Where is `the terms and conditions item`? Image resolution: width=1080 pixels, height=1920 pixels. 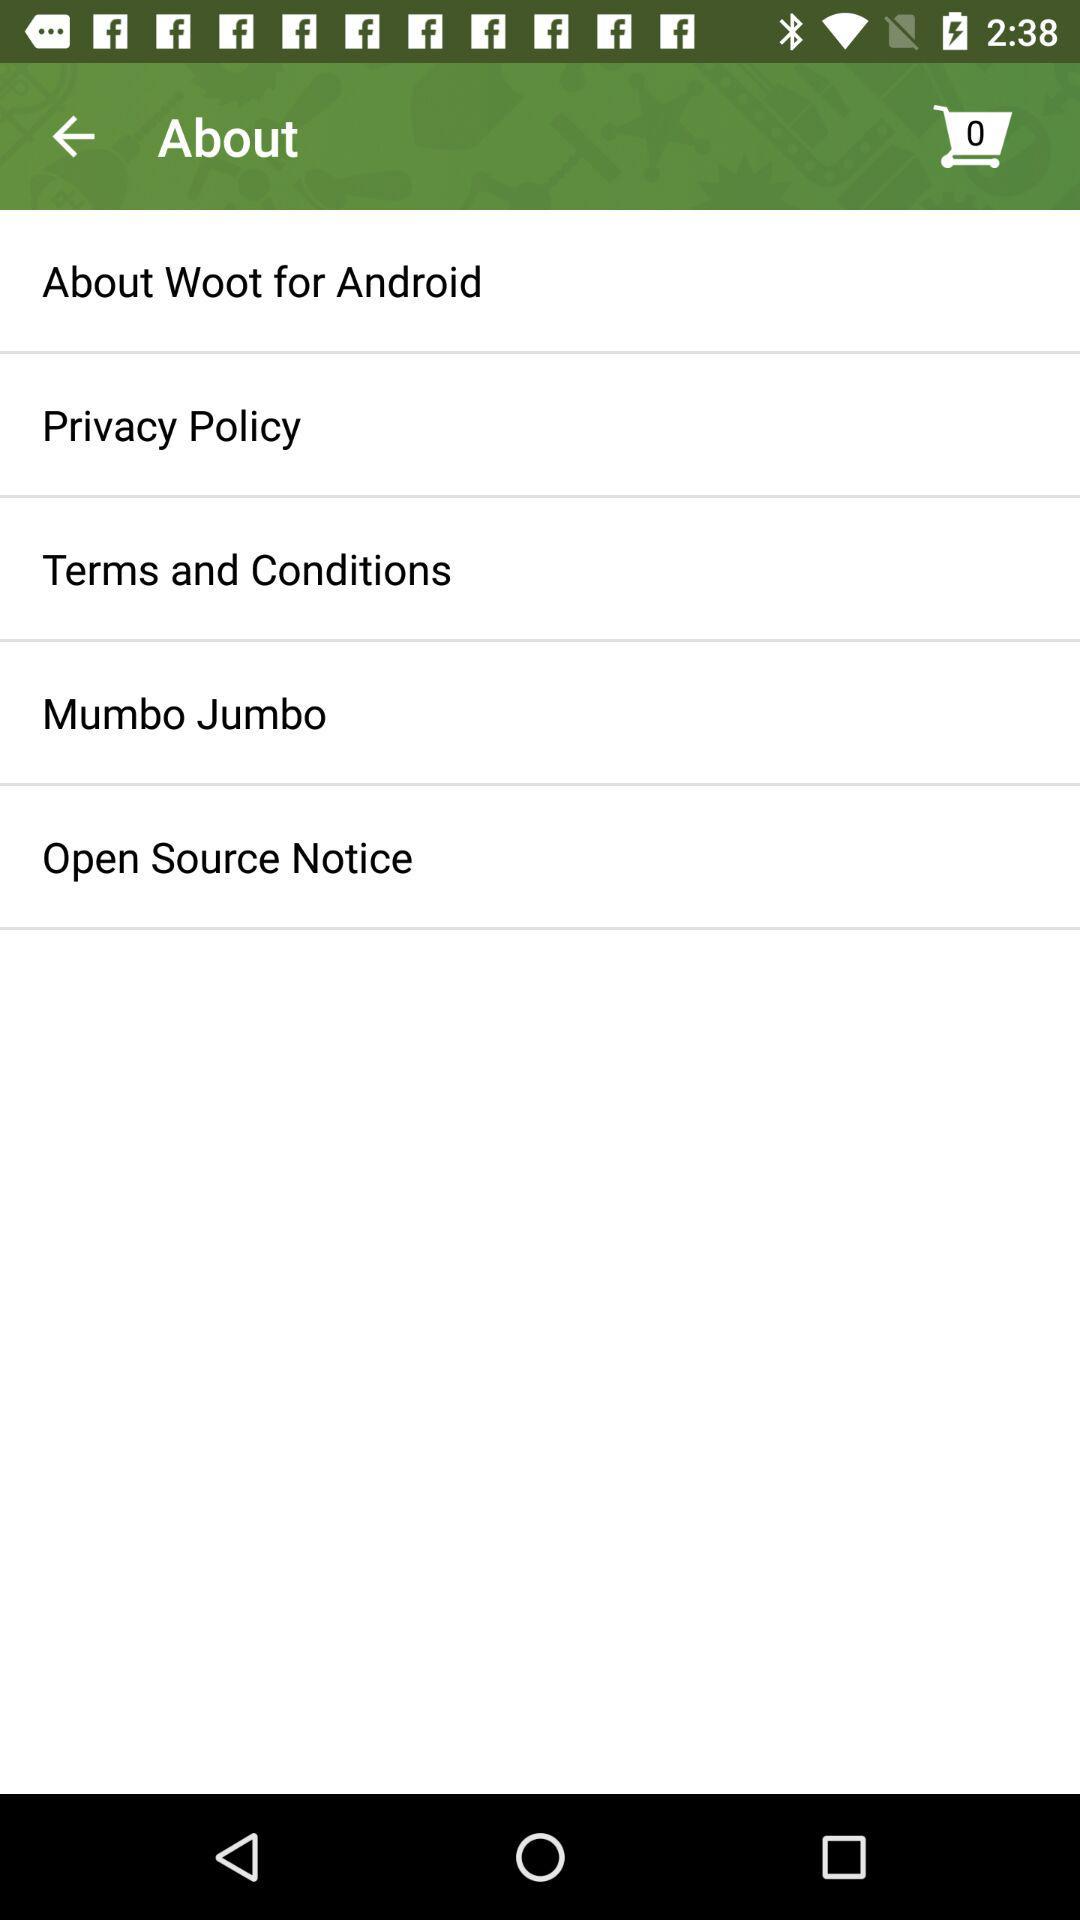
the terms and conditions item is located at coordinates (246, 567).